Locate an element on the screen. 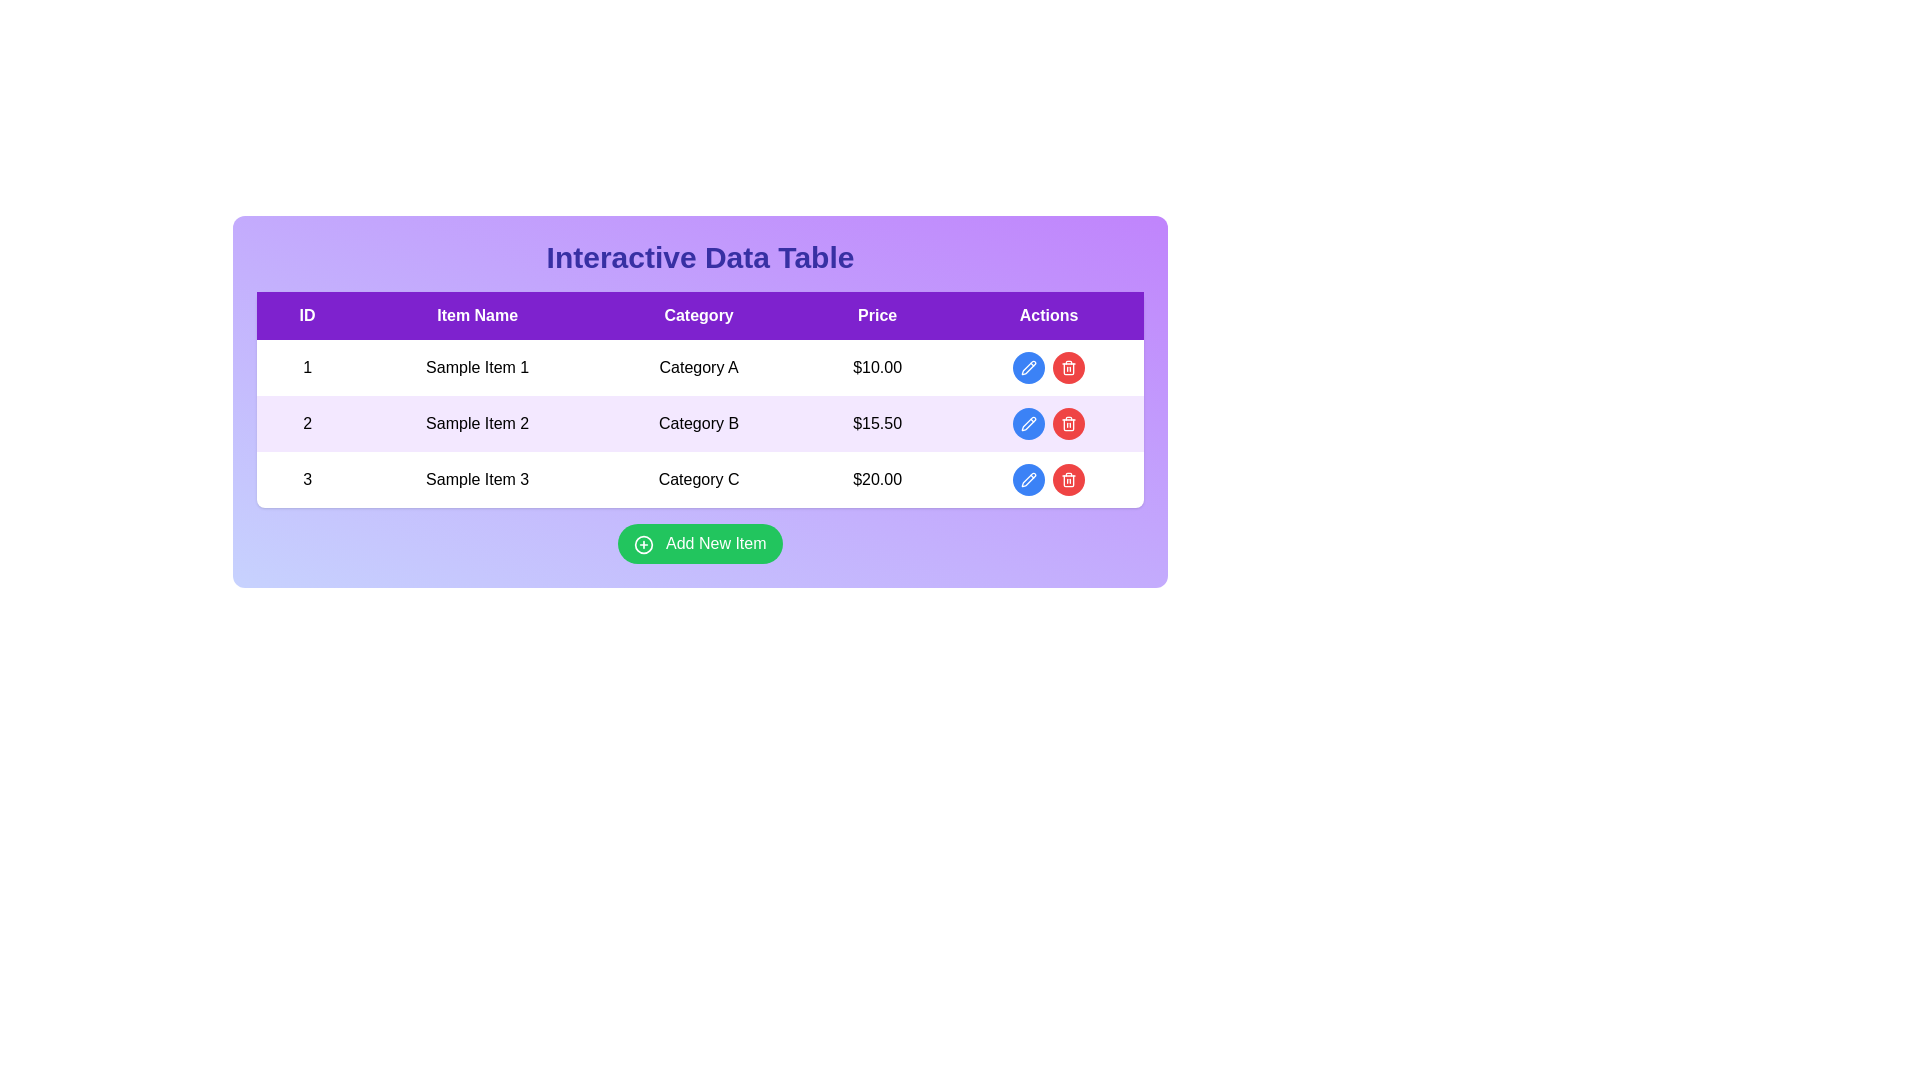 The width and height of the screenshot is (1920, 1080). the Text label that serves as the name or description field for an item in the first row of the table under the 'Item Name' column is located at coordinates (476, 367).